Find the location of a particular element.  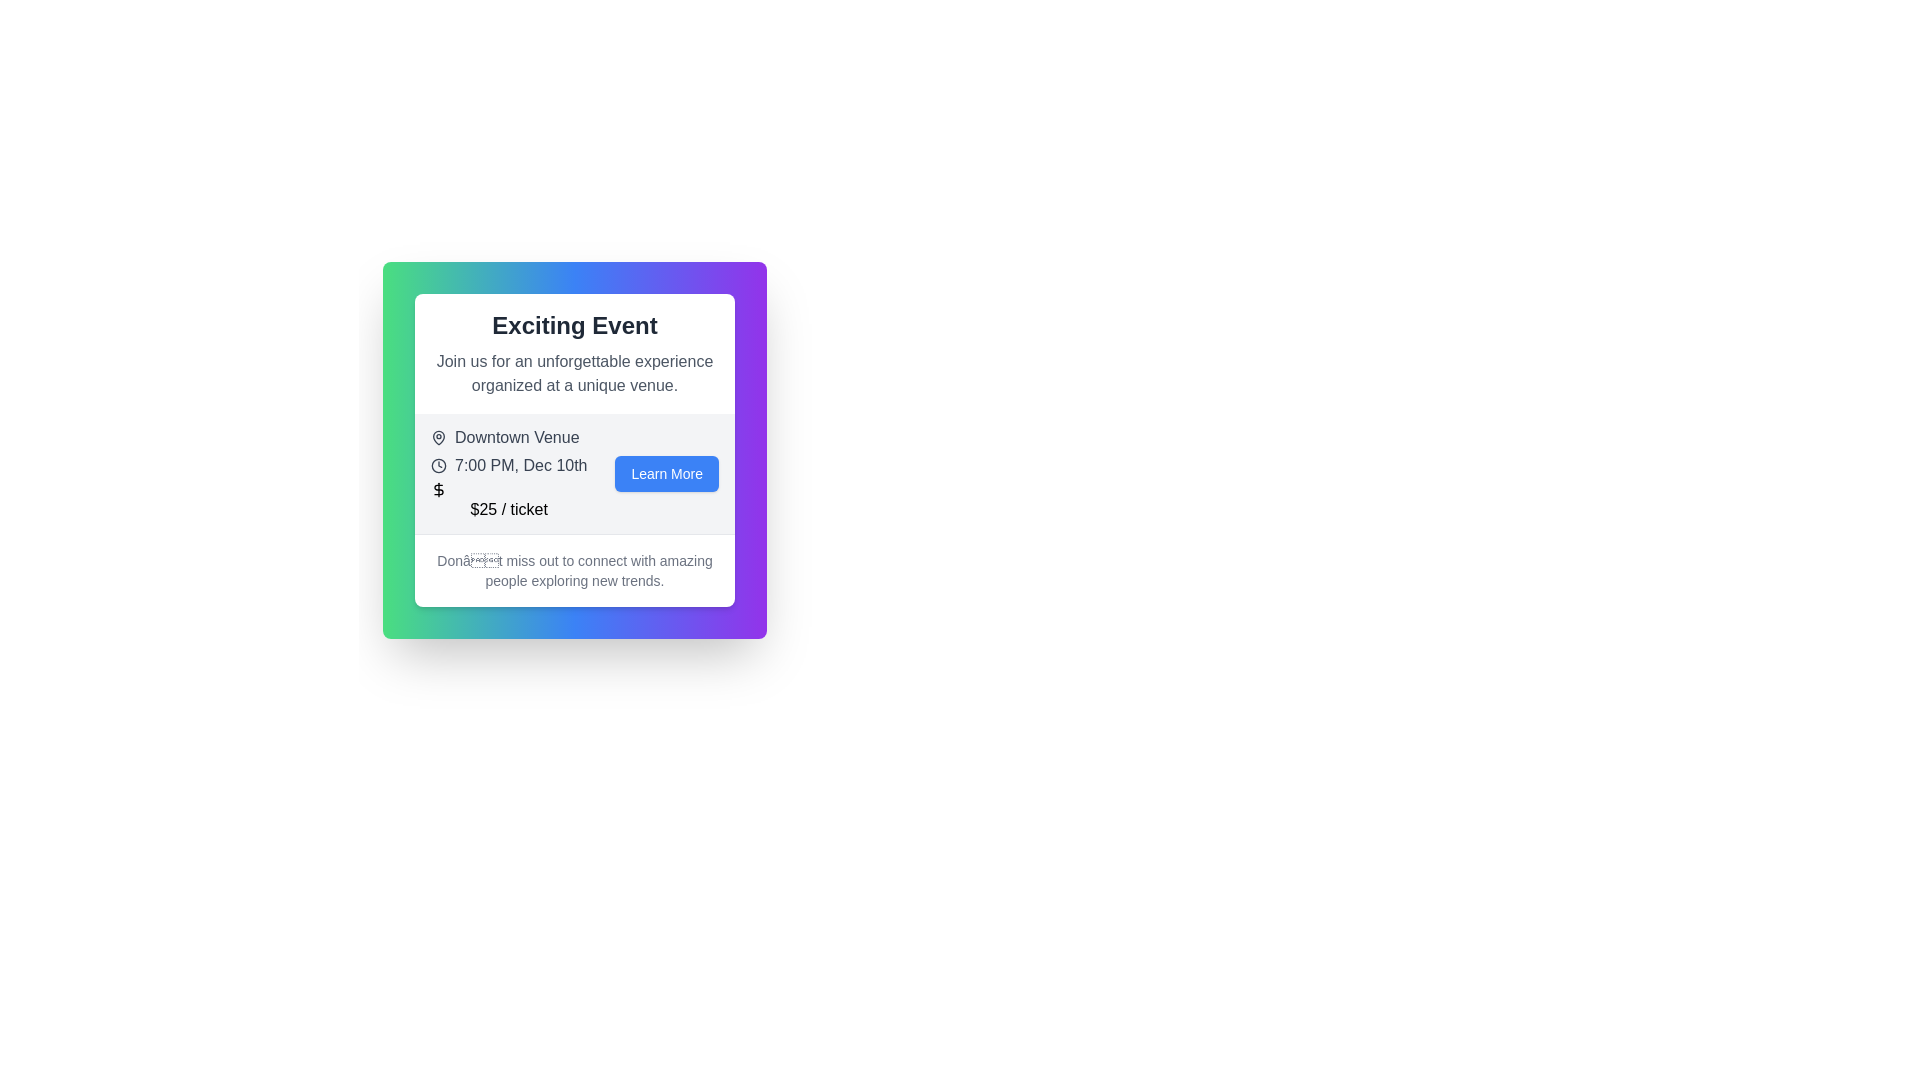

the text block located at the bottom of the card layout, below the '$25 / ticket' text is located at coordinates (574, 570).